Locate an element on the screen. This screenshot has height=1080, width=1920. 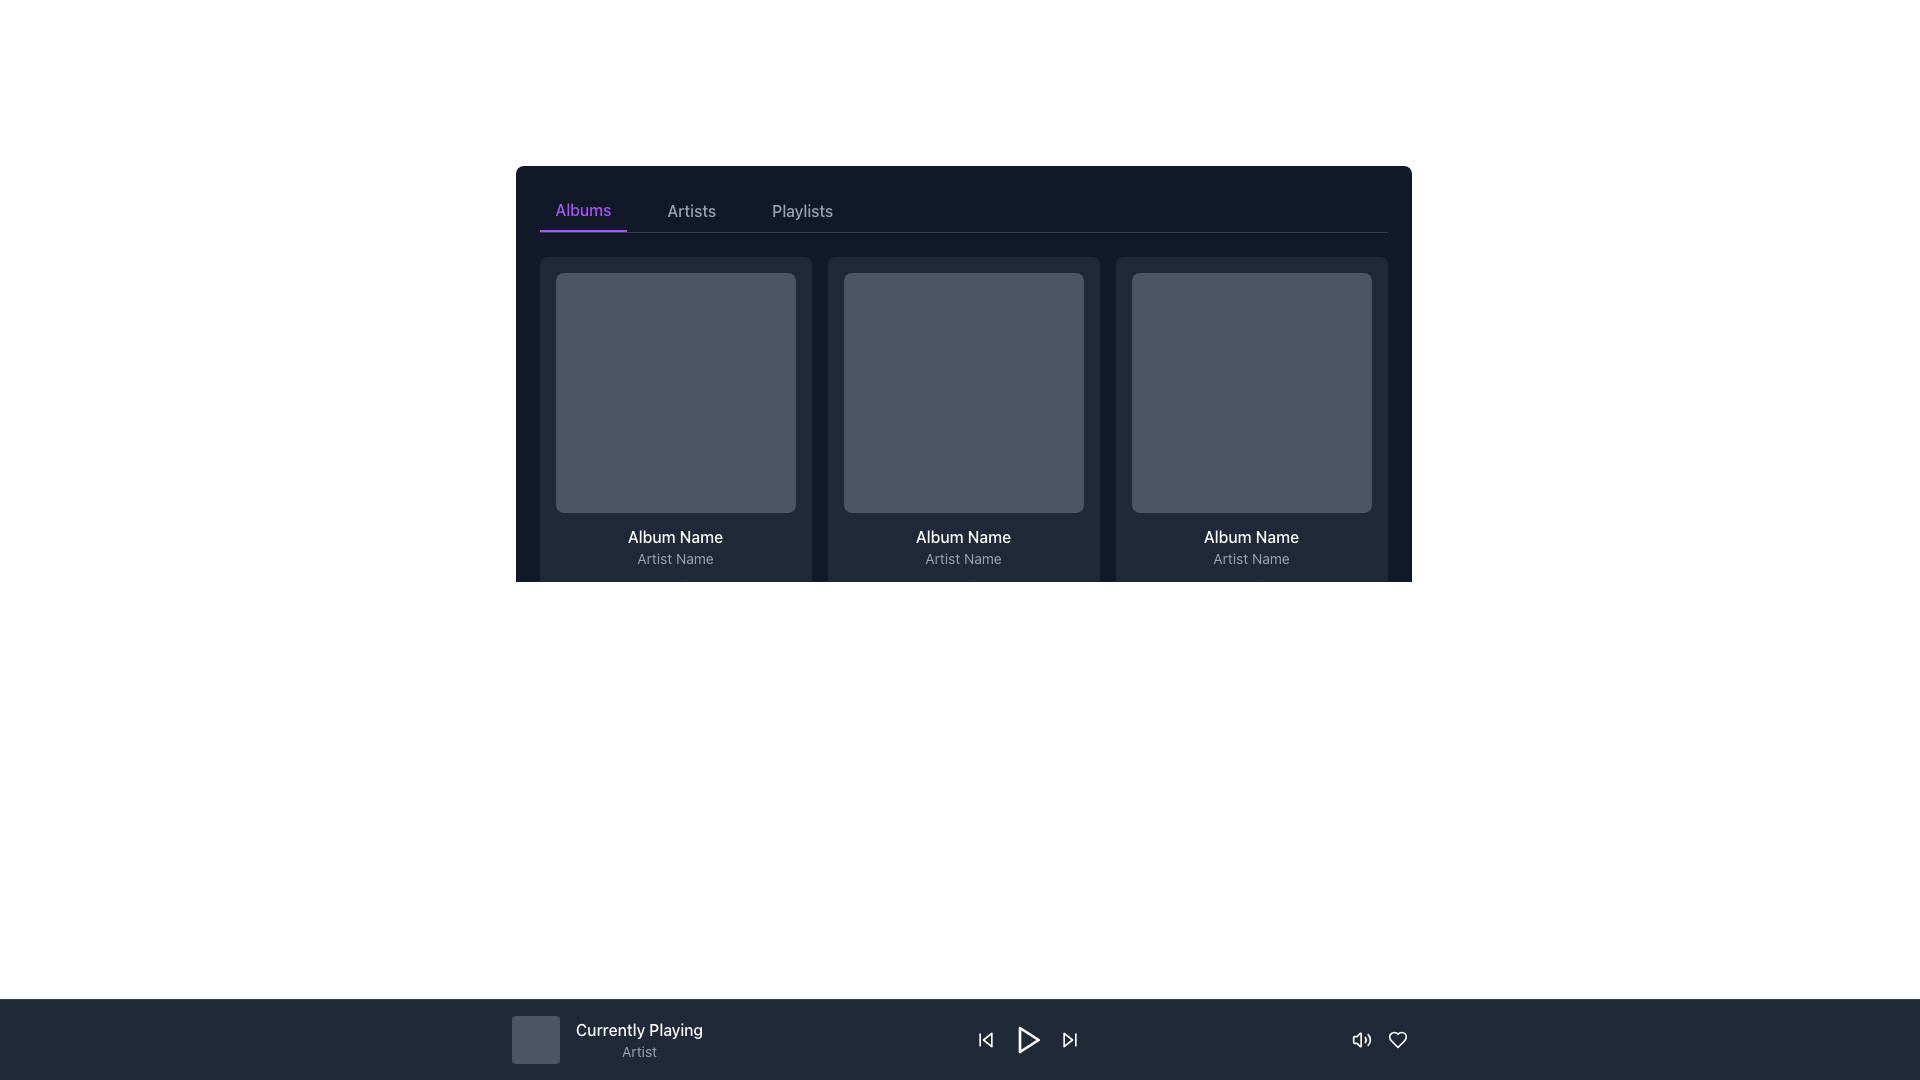
the heart icon, which is a hollow outlined button located at the far right of the playback control area, to like the item is located at coordinates (1396, 1039).